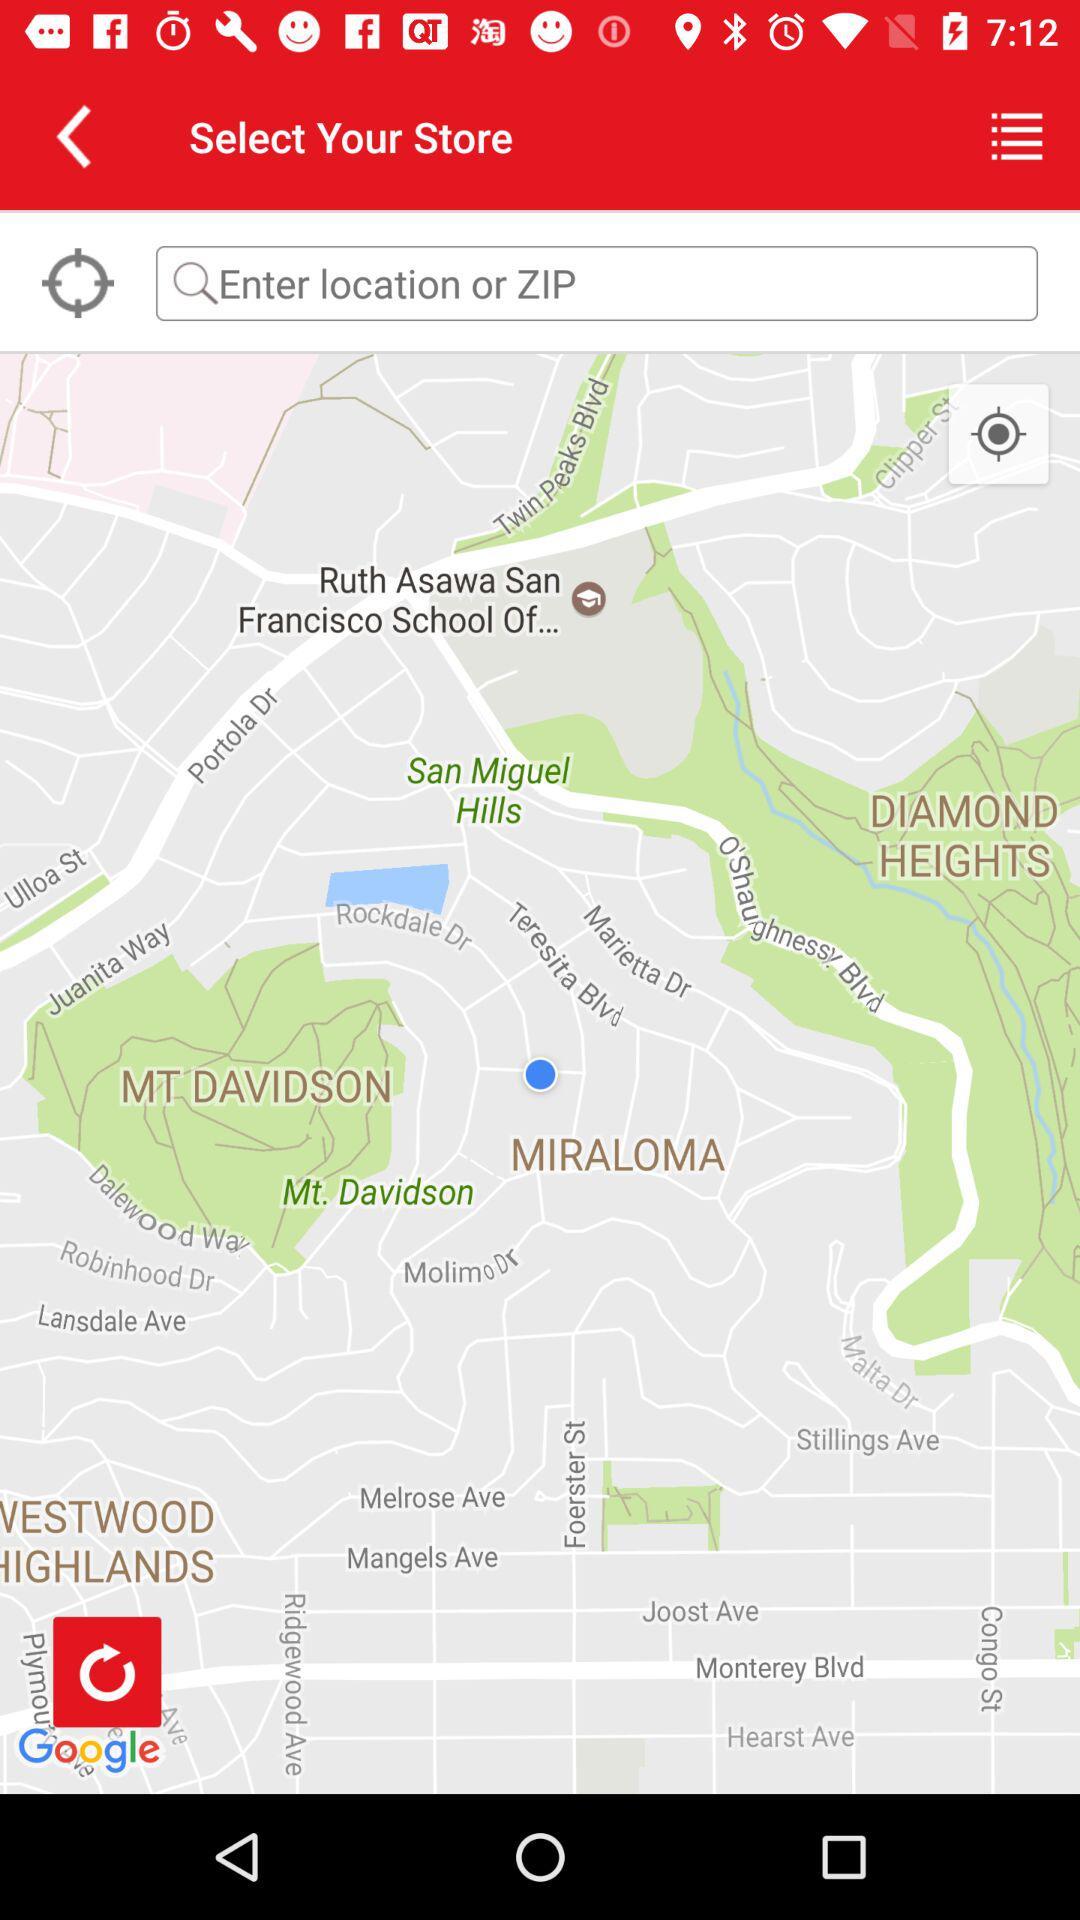  What do you see at coordinates (76, 282) in the screenshot?
I see `the location_crosshair icon` at bounding box center [76, 282].